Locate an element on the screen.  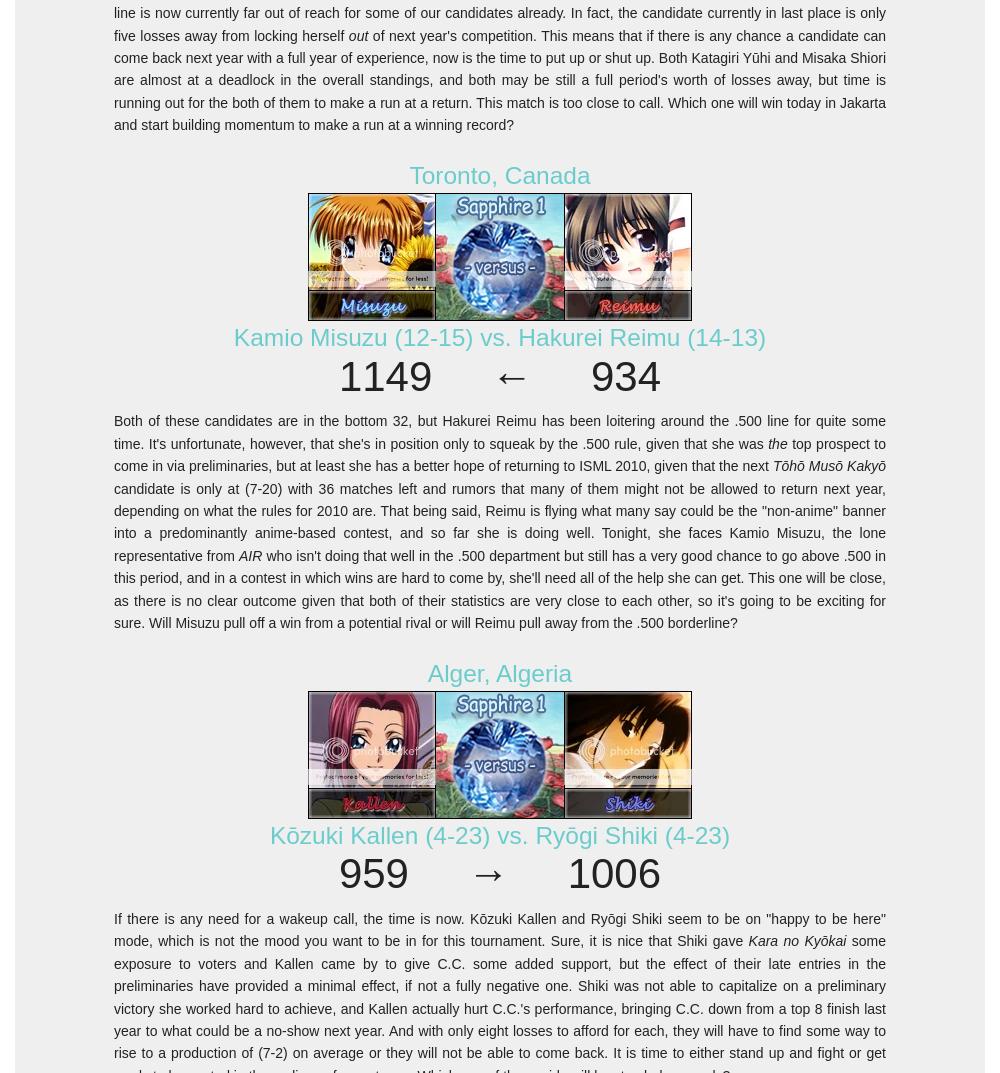
'Kara no Kyōkai' is located at coordinates (797, 941).